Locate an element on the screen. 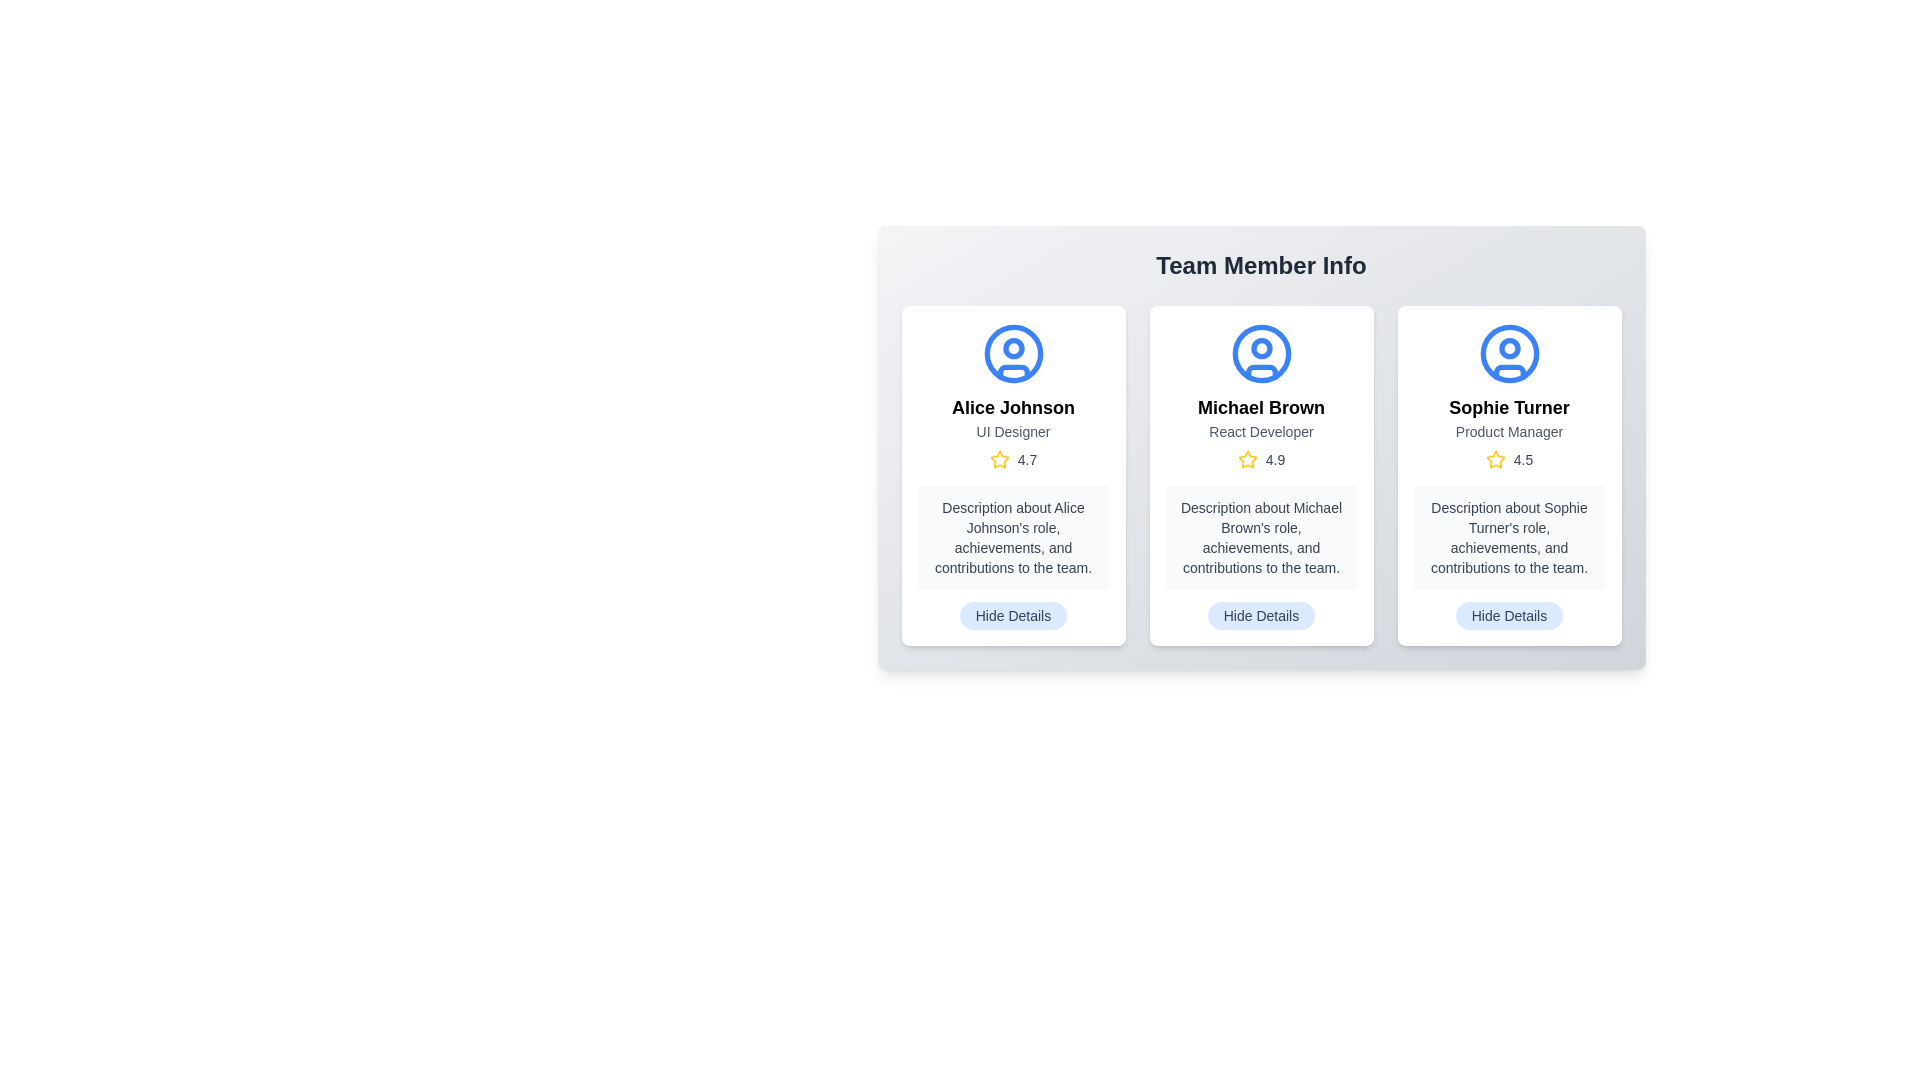 Image resolution: width=1920 pixels, height=1080 pixels. the toggle button located at the bottom-center of Alice Johnson's details card to change its visual state is located at coordinates (1013, 615).